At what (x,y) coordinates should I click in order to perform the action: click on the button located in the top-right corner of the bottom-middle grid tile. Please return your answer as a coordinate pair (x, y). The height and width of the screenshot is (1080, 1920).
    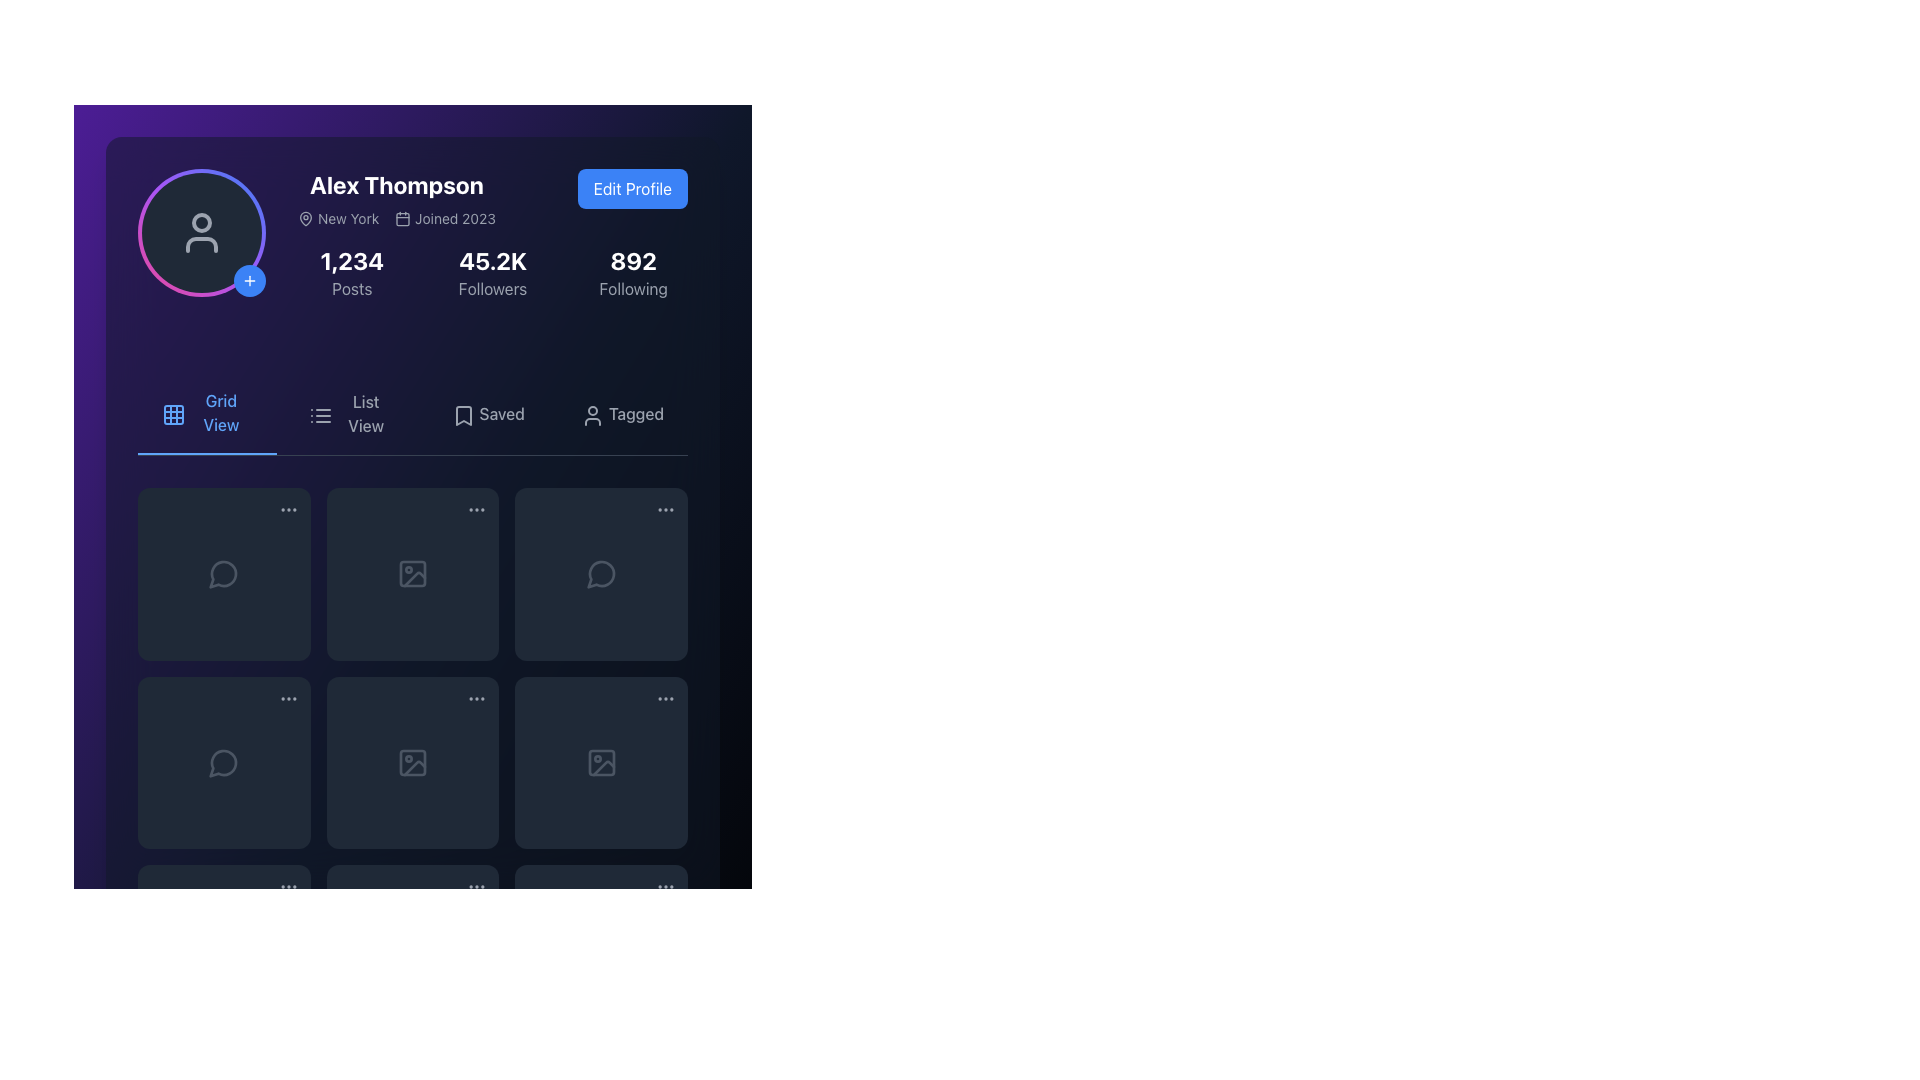
    Looking at the image, I should click on (476, 697).